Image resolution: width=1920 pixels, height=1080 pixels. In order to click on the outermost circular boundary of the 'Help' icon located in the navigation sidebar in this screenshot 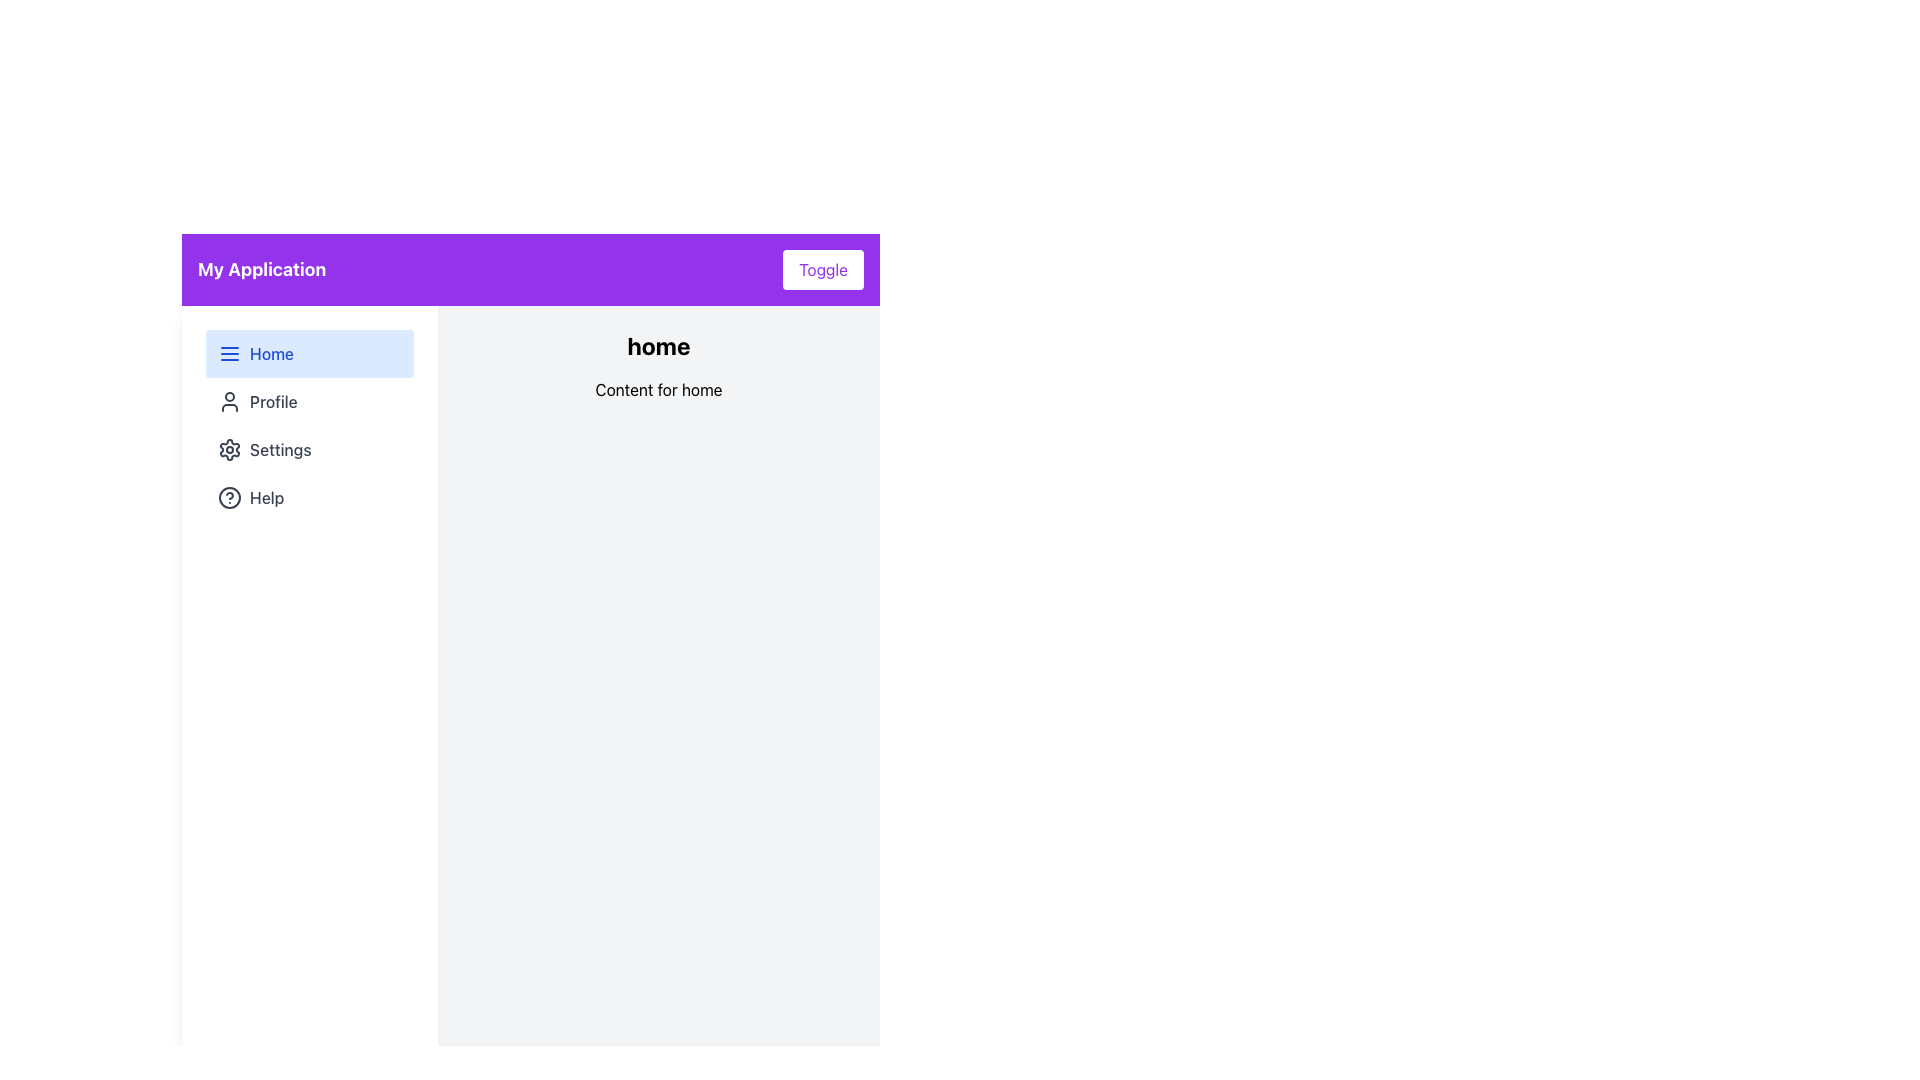, I will do `click(230, 496)`.